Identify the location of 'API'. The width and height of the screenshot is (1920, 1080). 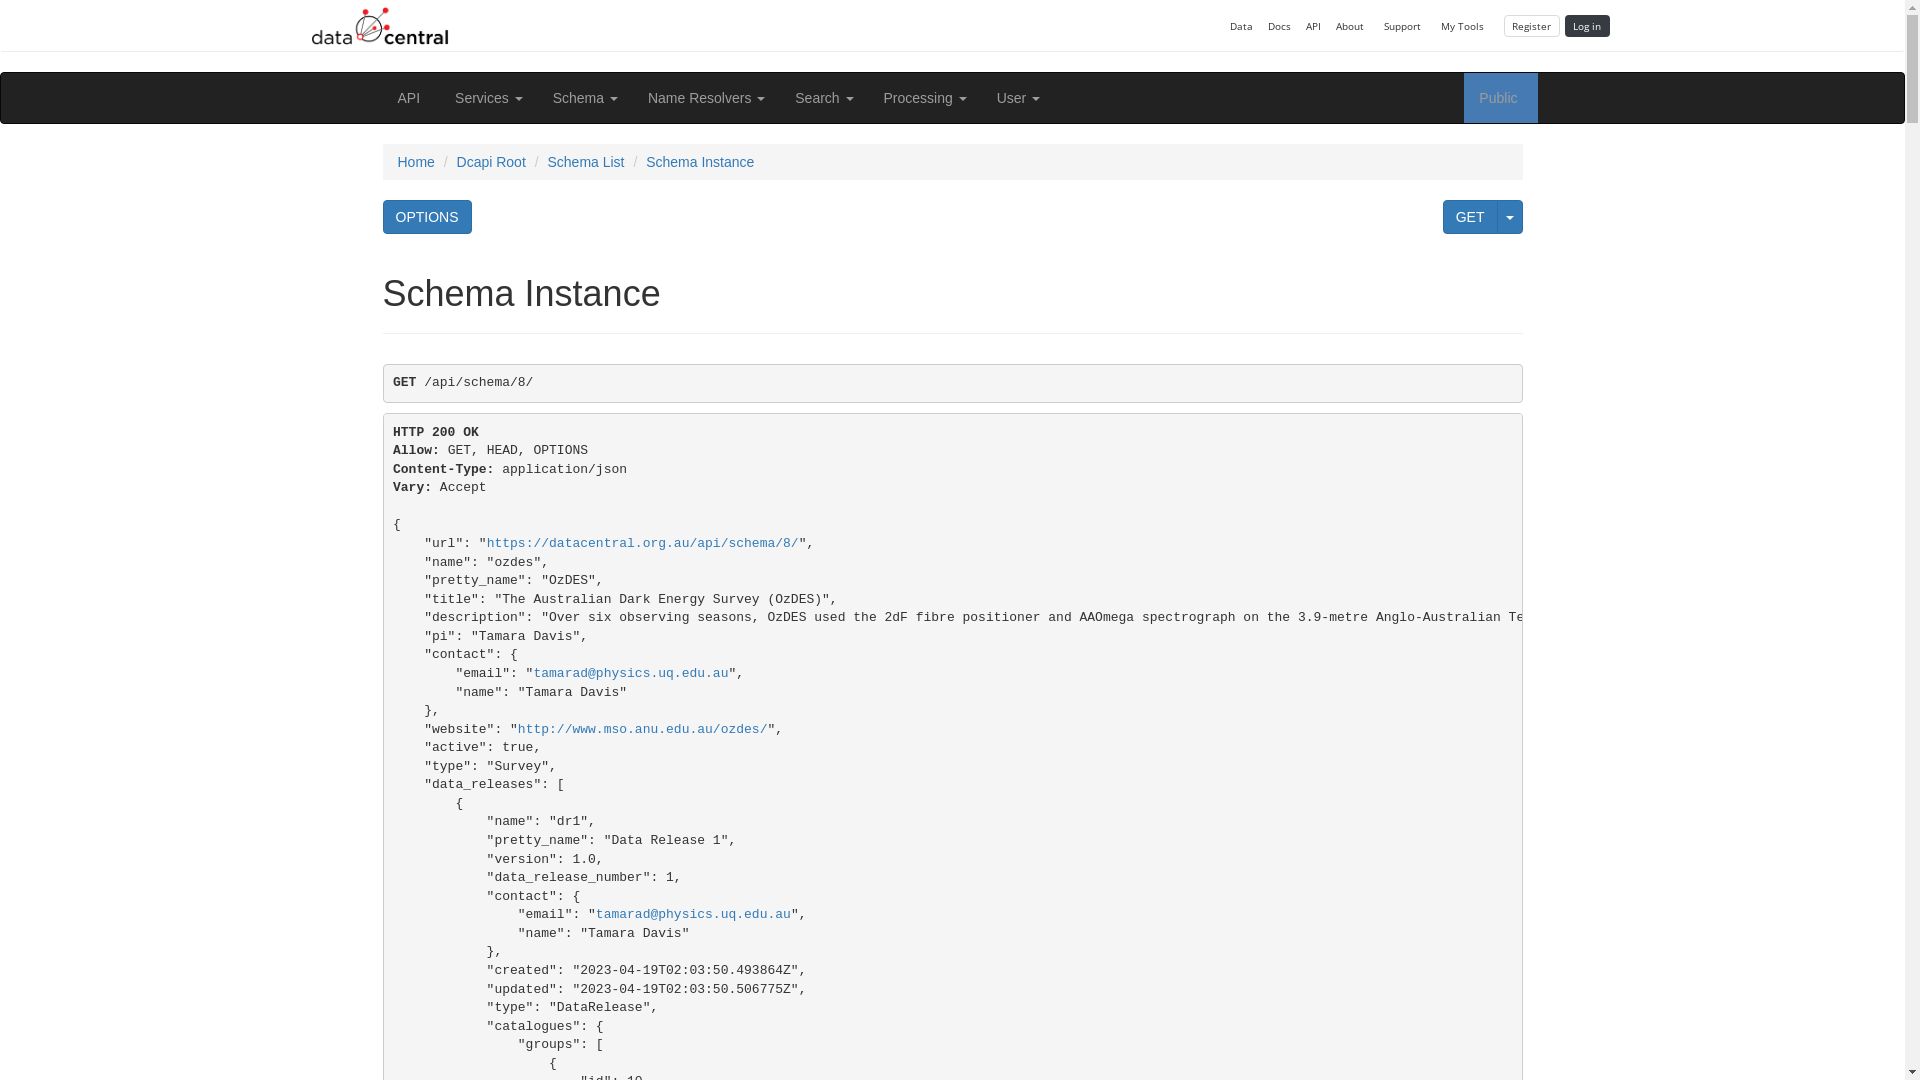
(410, 97).